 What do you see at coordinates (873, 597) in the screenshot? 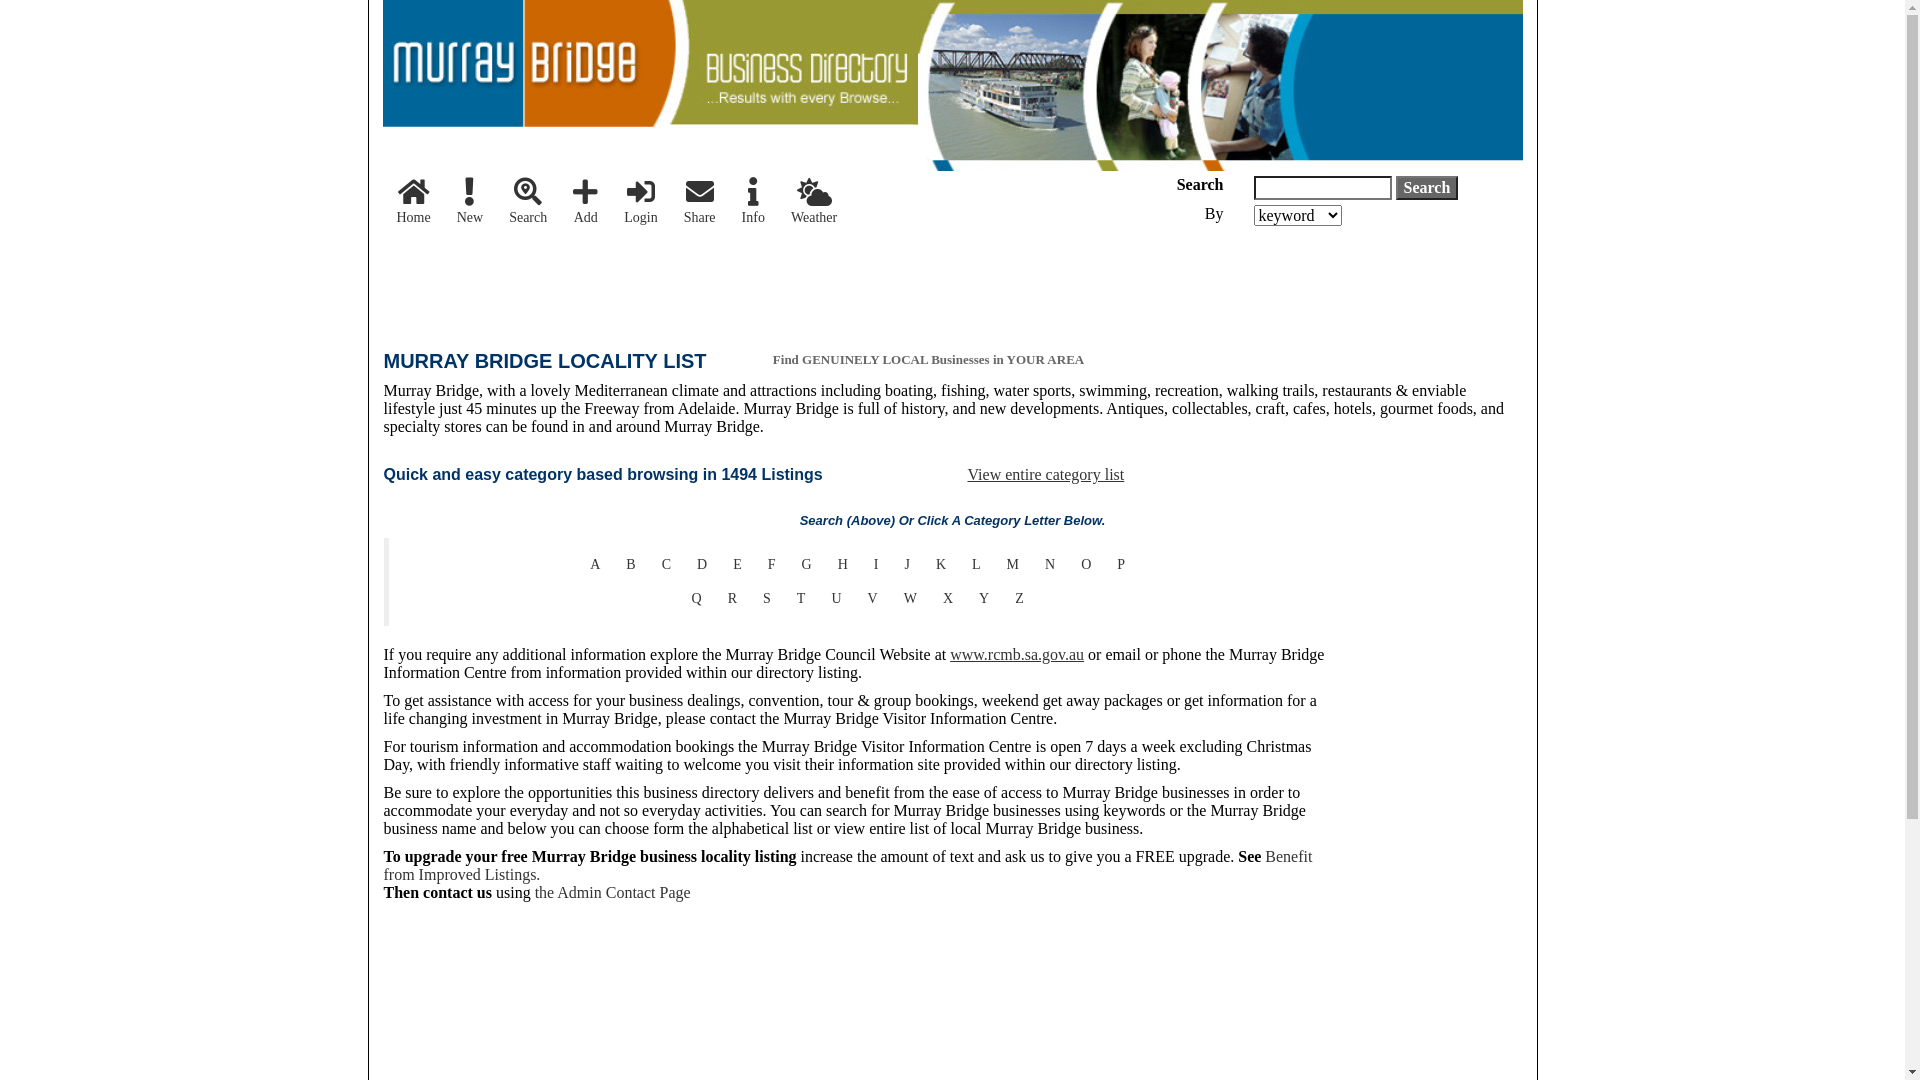
I see `'V'` at bounding box center [873, 597].